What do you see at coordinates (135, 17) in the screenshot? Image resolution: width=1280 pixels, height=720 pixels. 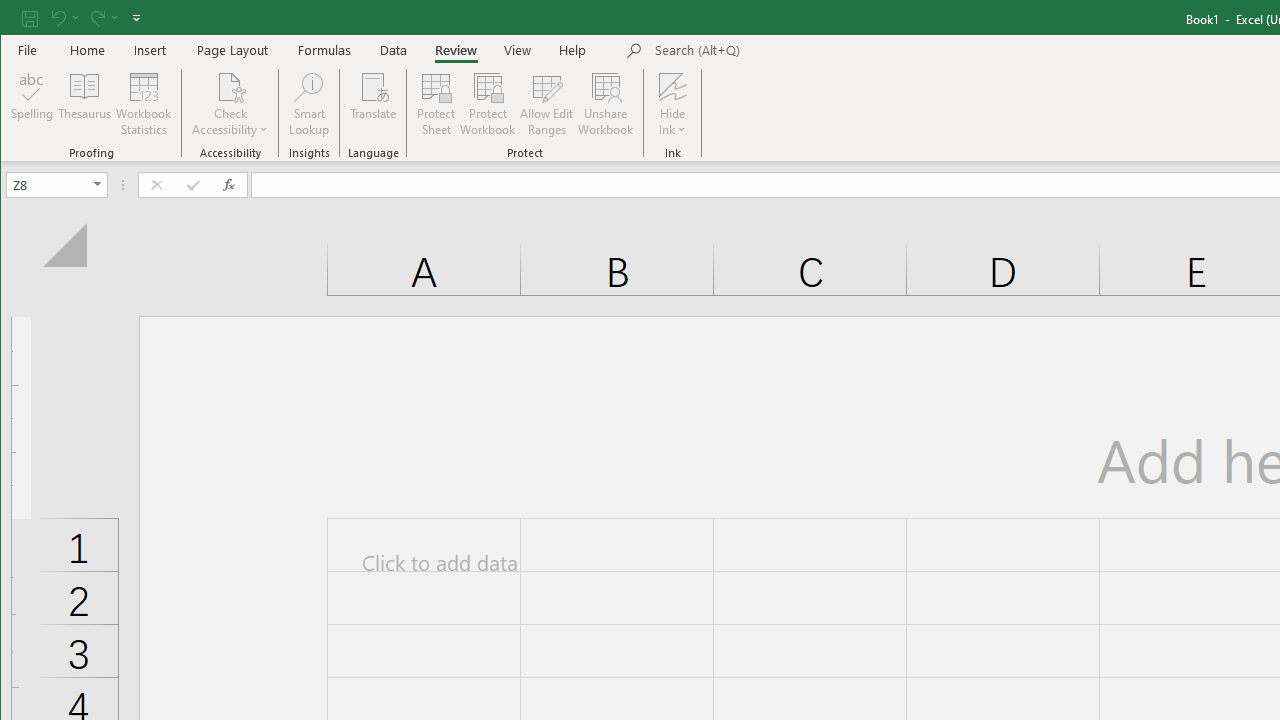 I see `'Customize Quick Access Toolbar'` at bounding box center [135, 17].